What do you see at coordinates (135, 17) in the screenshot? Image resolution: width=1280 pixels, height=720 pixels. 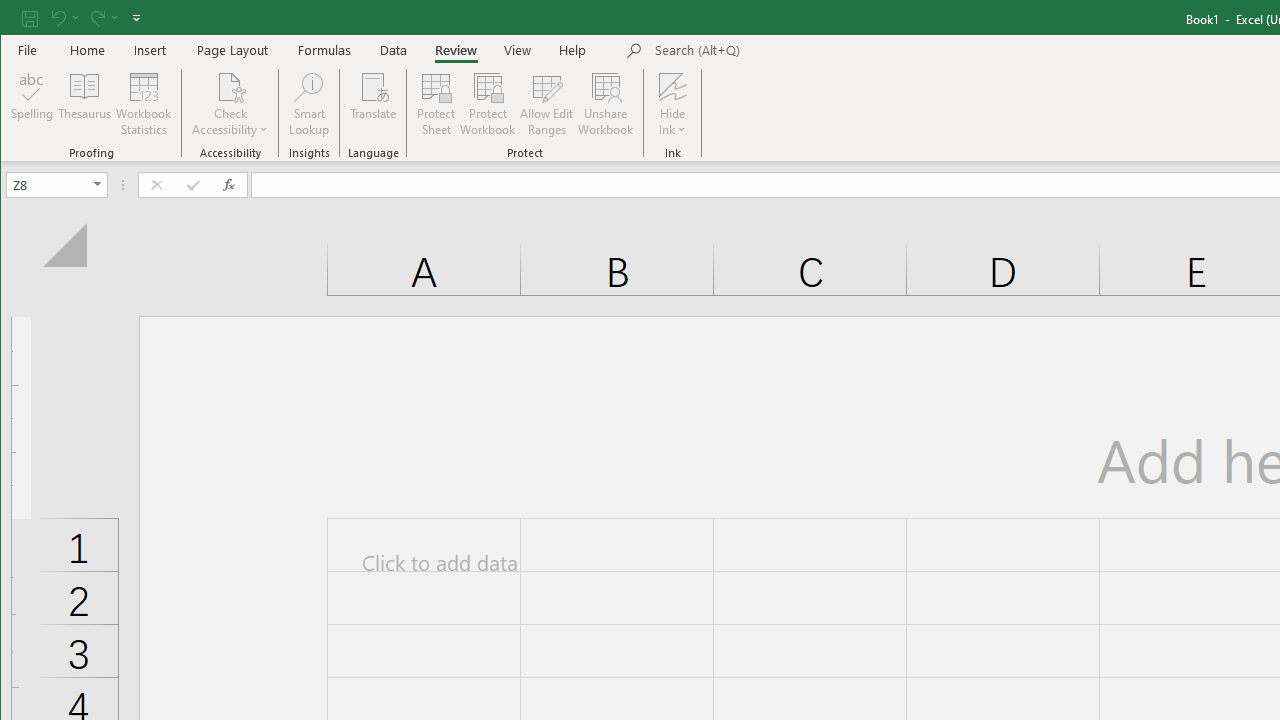 I see `'Customize Quick Access Toolbar'` at bounding box center [135, 17].